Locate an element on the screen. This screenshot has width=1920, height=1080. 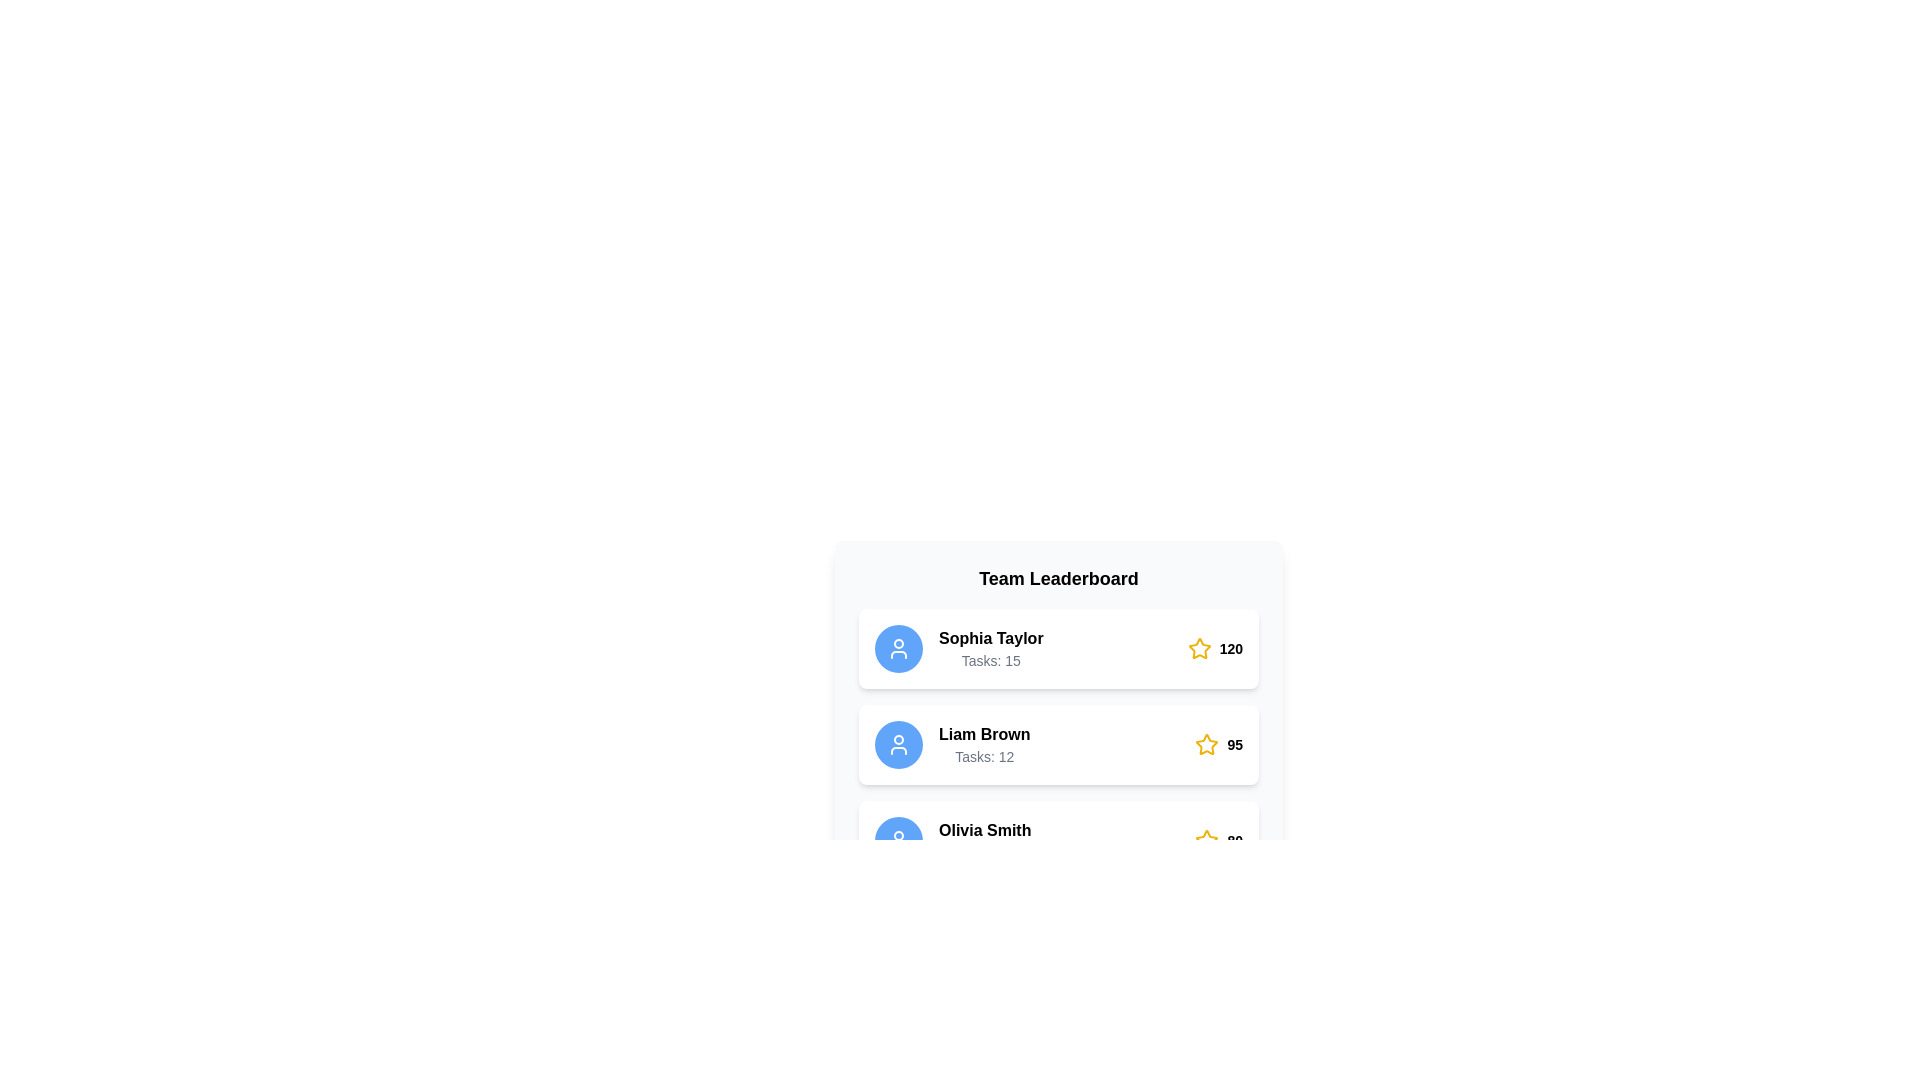
the static text label displaying 'Tasks: 12' located below the 'Liam Brown' name in the leaderboard is located at coordinates (984, 756).